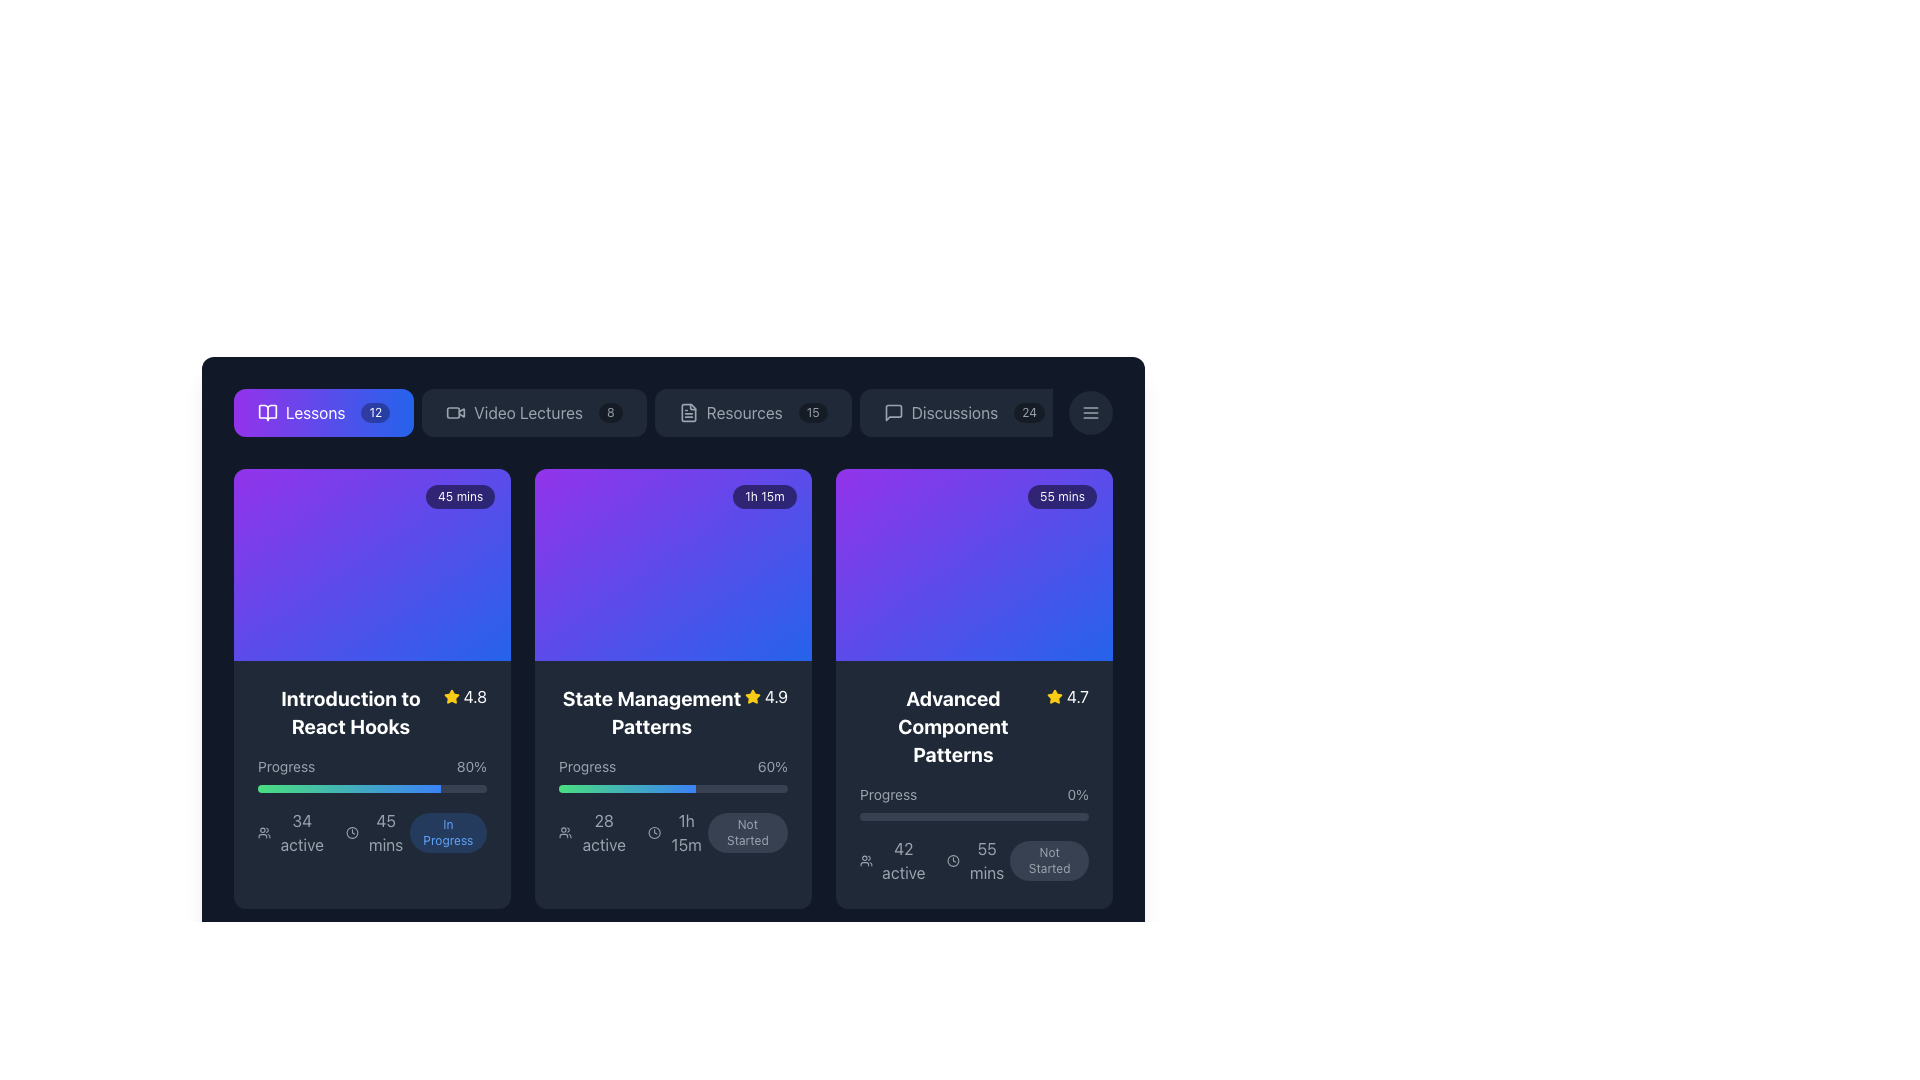 The height and width of the screenshot is (1080, 1920). What do you see at coordinates (354, 788) in the screenshot?
I see `the progress bar` at bounding box center [354, 788].